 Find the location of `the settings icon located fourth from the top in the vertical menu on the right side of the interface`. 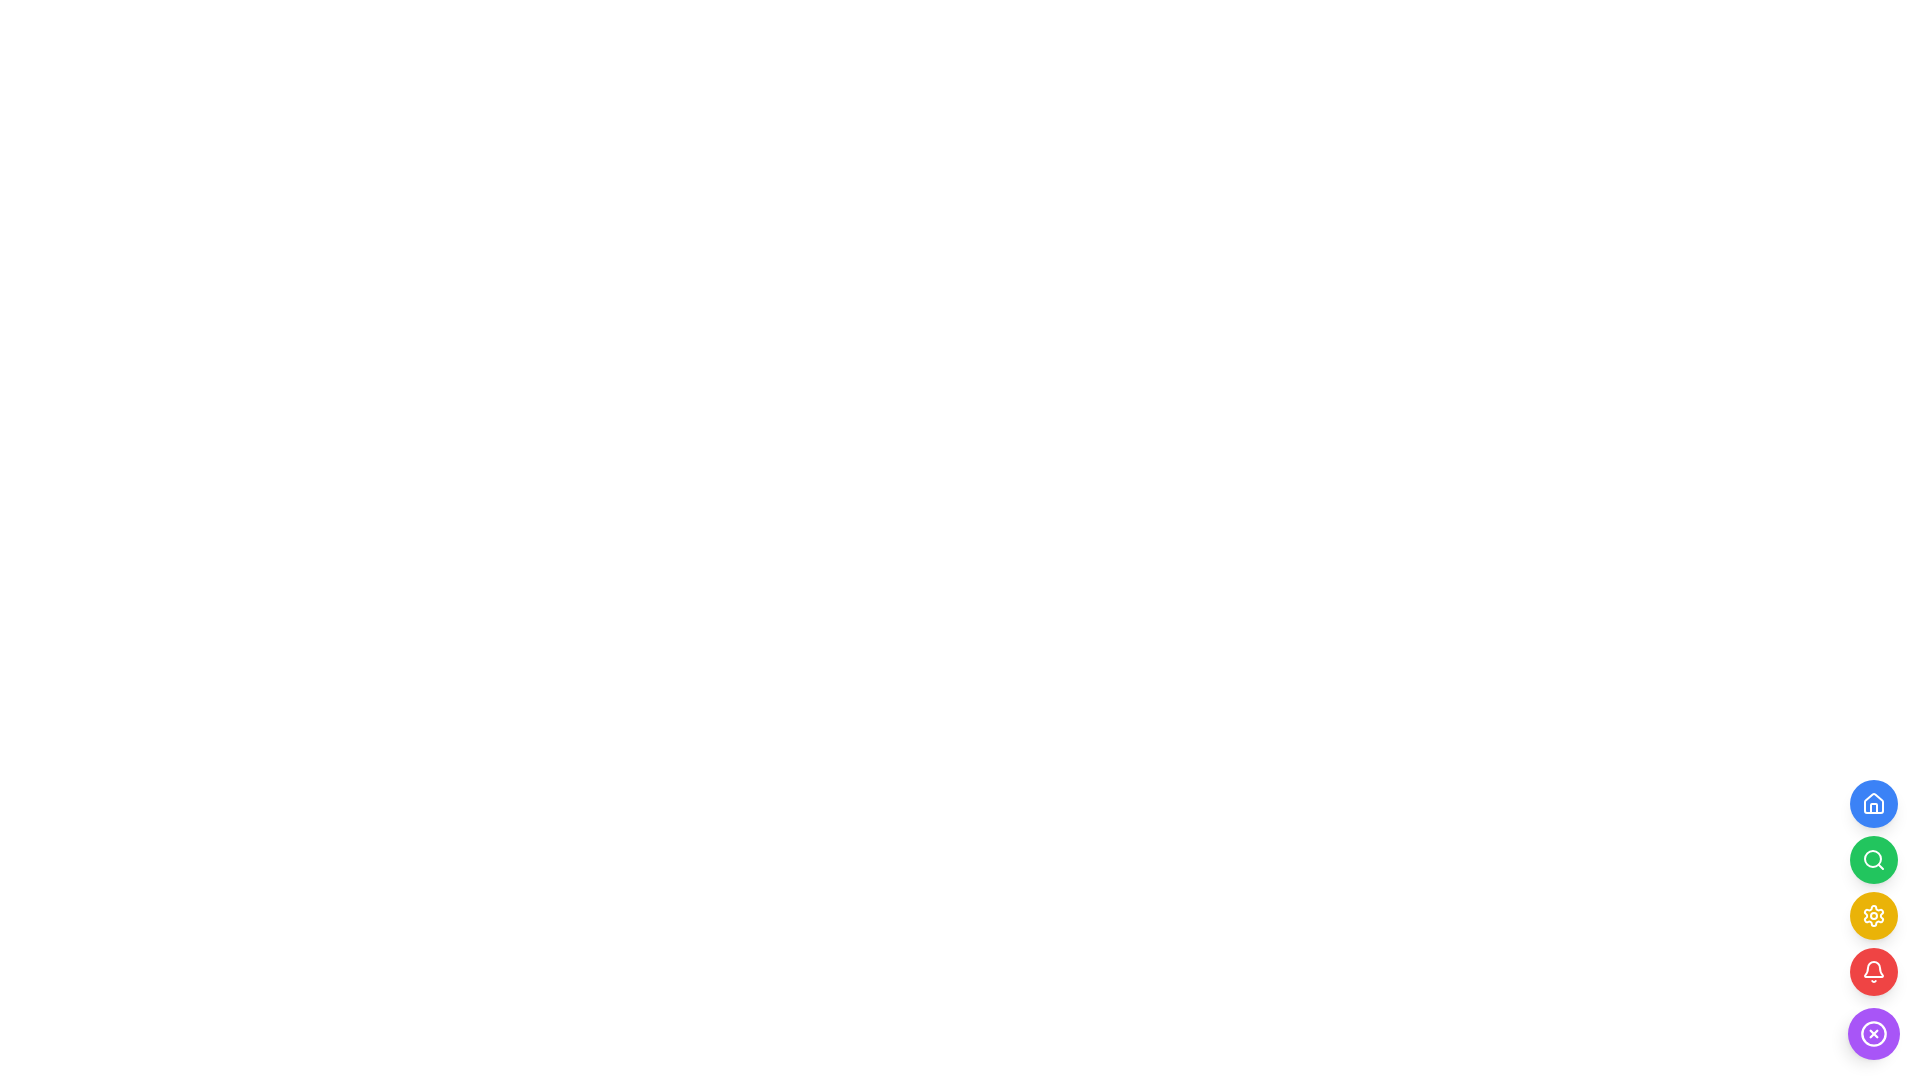

the settings icon located fourth from the top in the vertical menu on the right side of the interface is located at coordinates (1872, 915).